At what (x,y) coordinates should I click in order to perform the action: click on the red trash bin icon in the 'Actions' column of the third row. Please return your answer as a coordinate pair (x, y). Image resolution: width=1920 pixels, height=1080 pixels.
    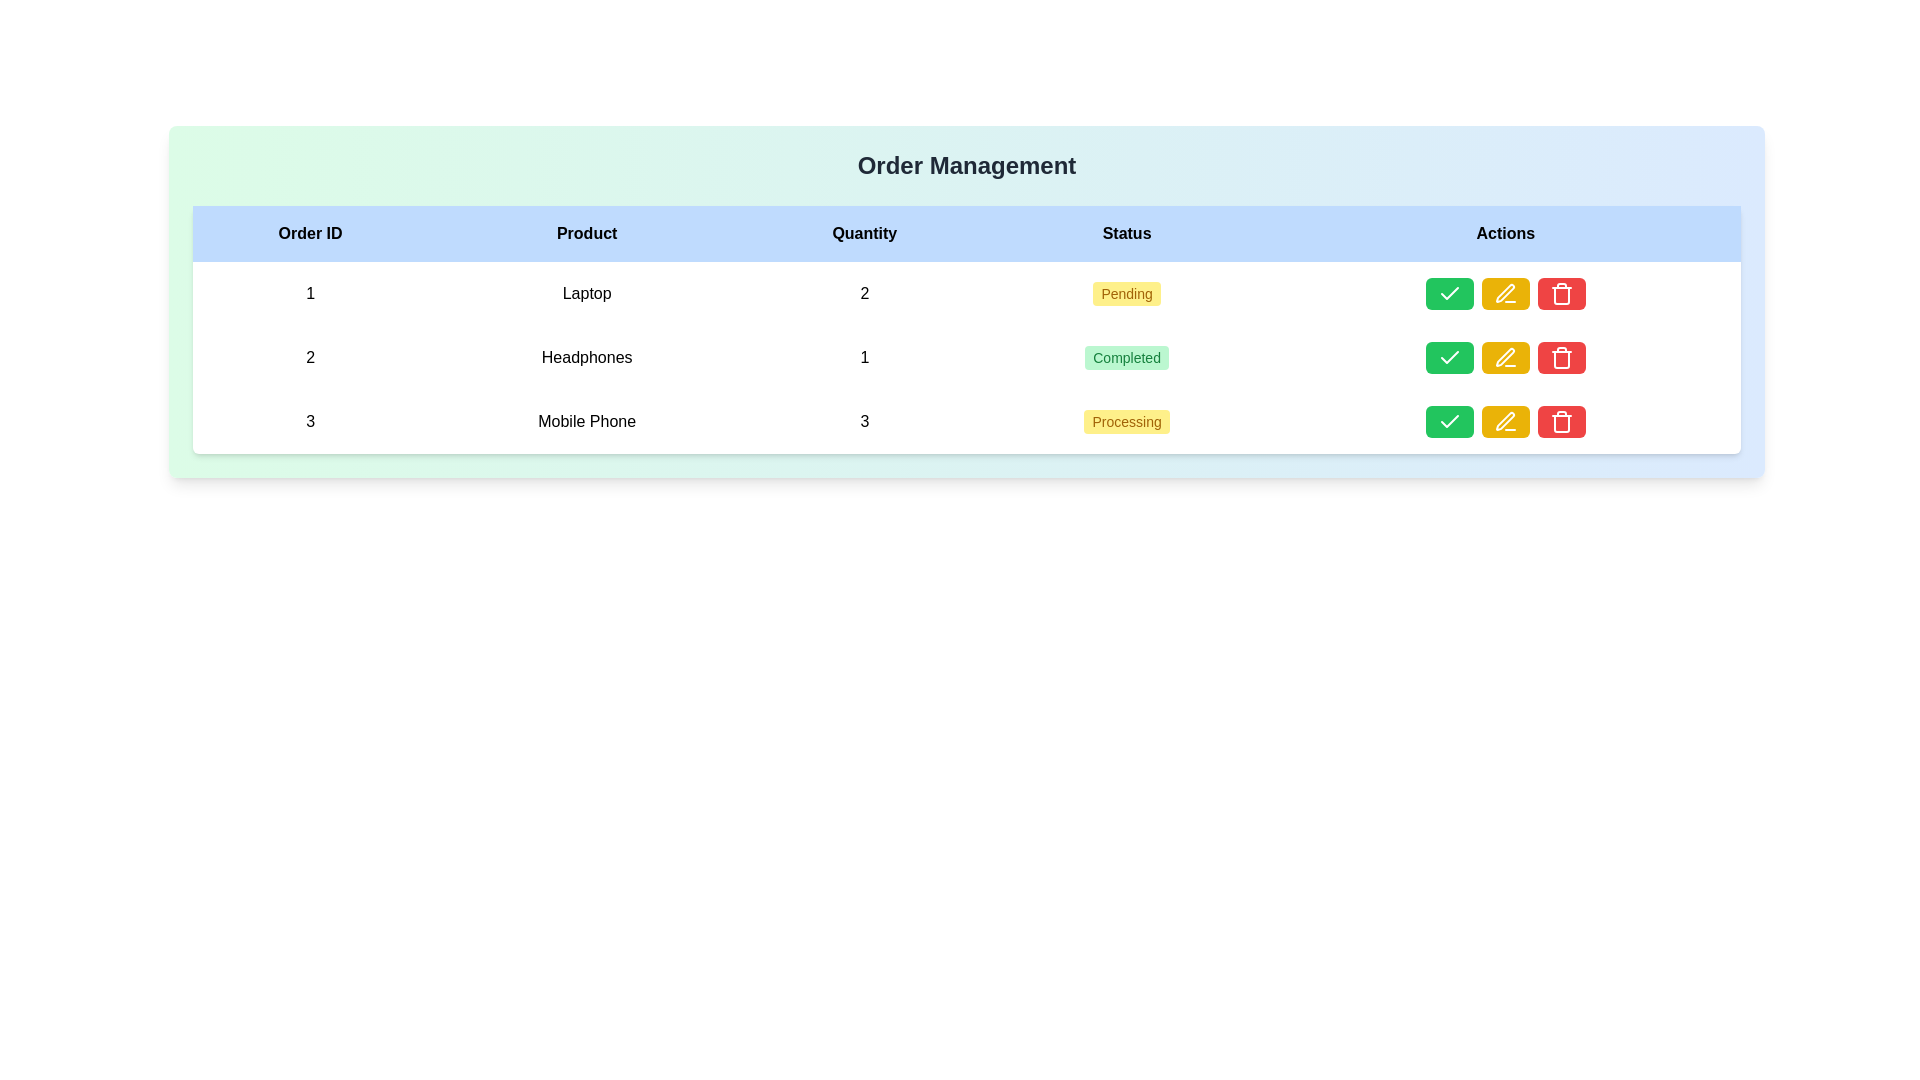
    Looking at the image, I should click on (1560, 296).